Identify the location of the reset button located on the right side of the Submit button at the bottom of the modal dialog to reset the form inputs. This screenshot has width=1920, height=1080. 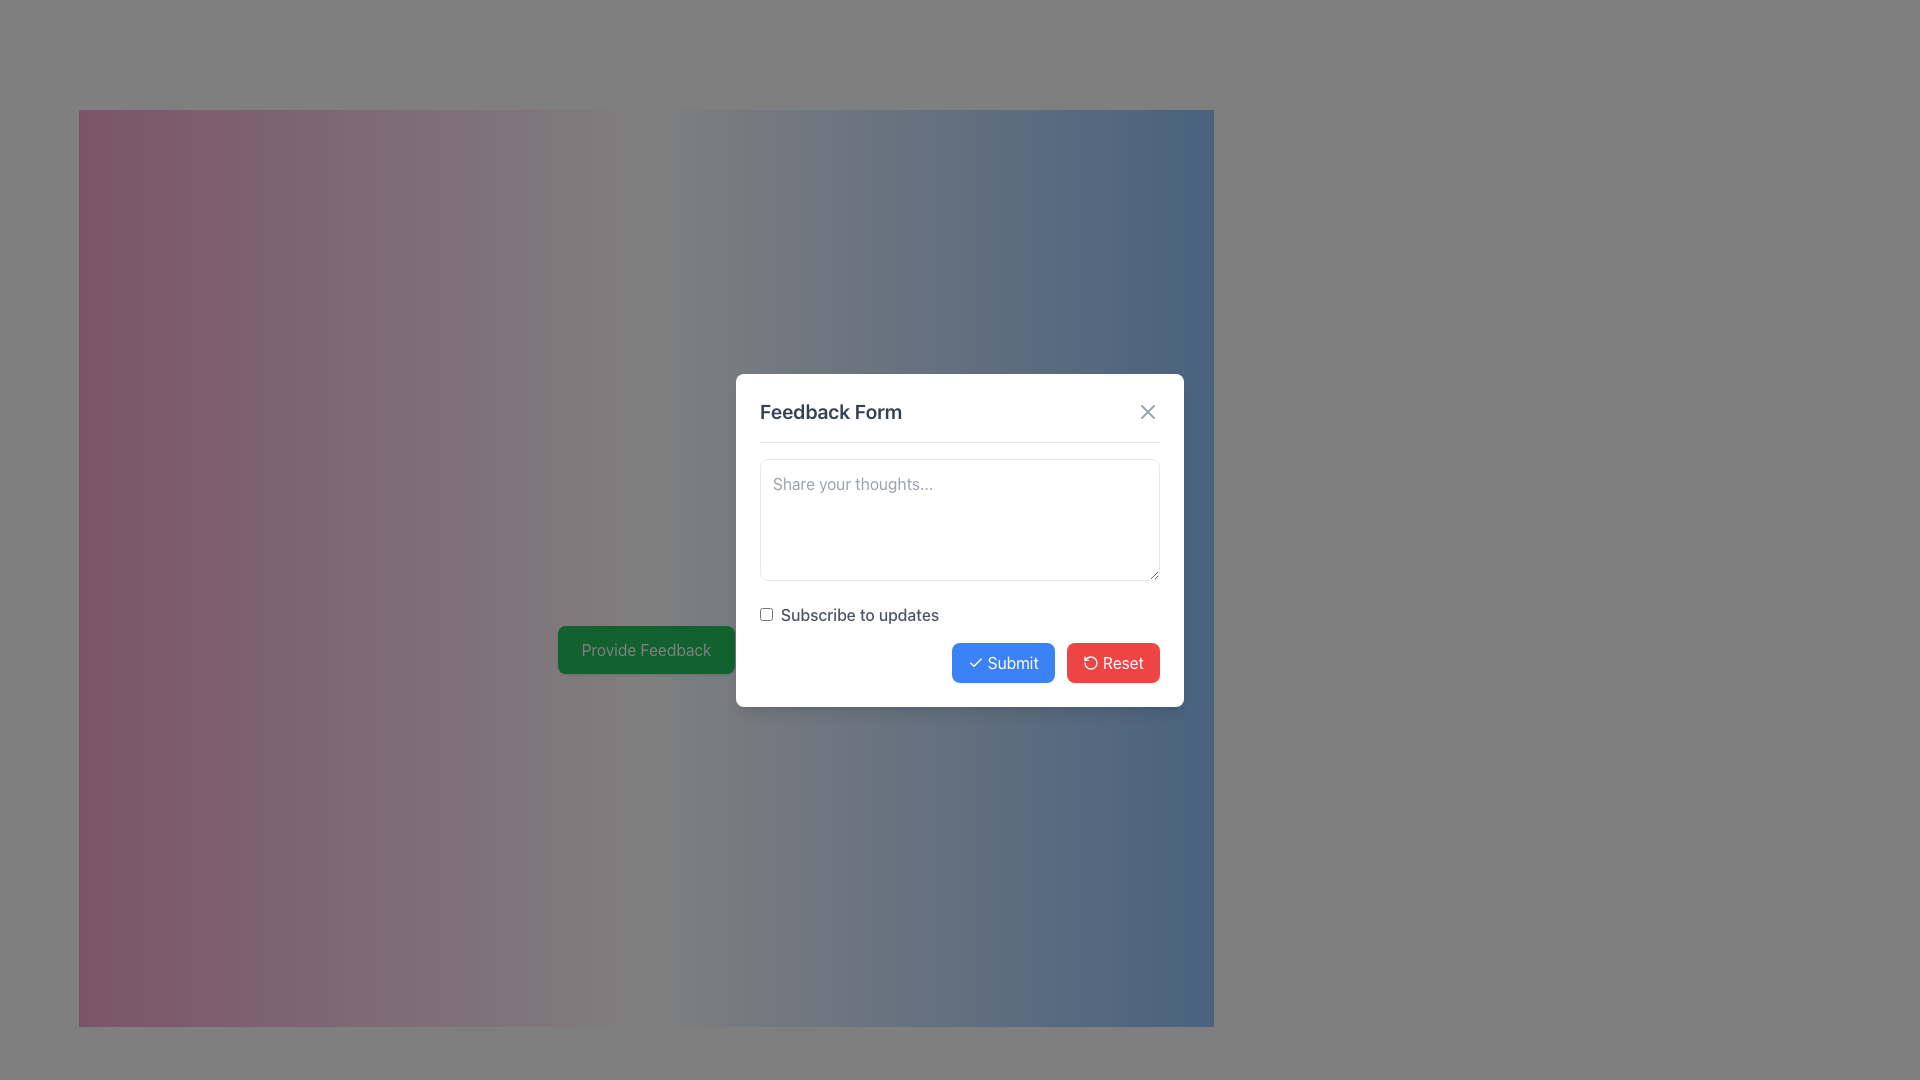
(1112, 662).